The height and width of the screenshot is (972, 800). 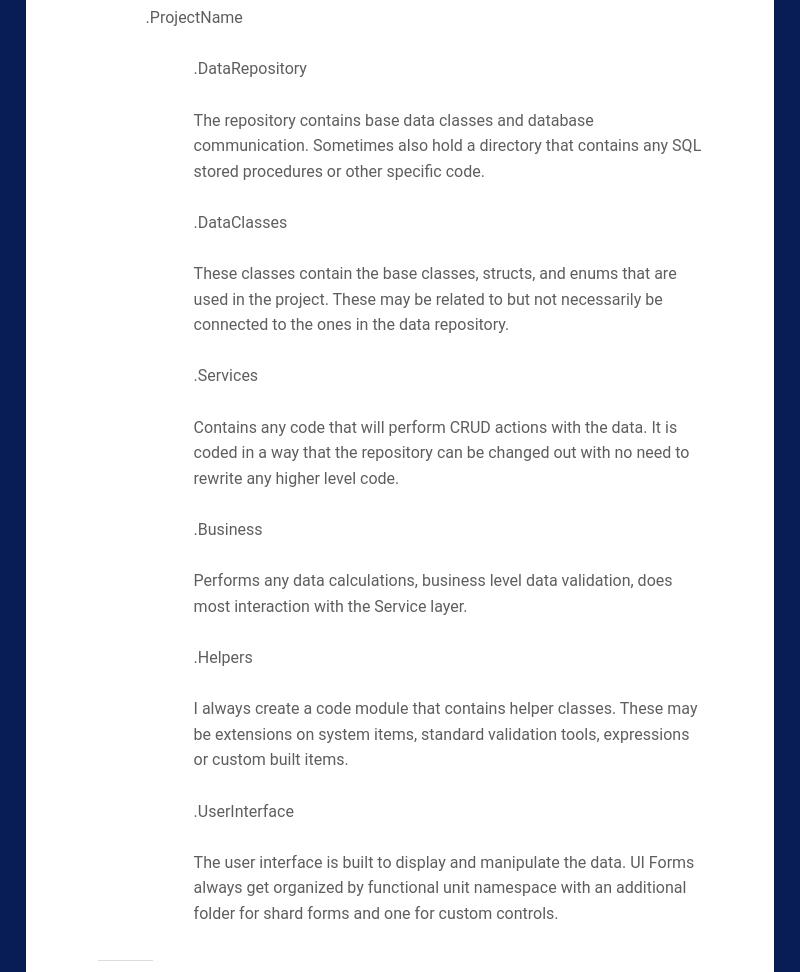 What do you see at coordinates (242, 809) in the screenshot?
I see `'.UserInterface'` at bounding box center [242, 809].